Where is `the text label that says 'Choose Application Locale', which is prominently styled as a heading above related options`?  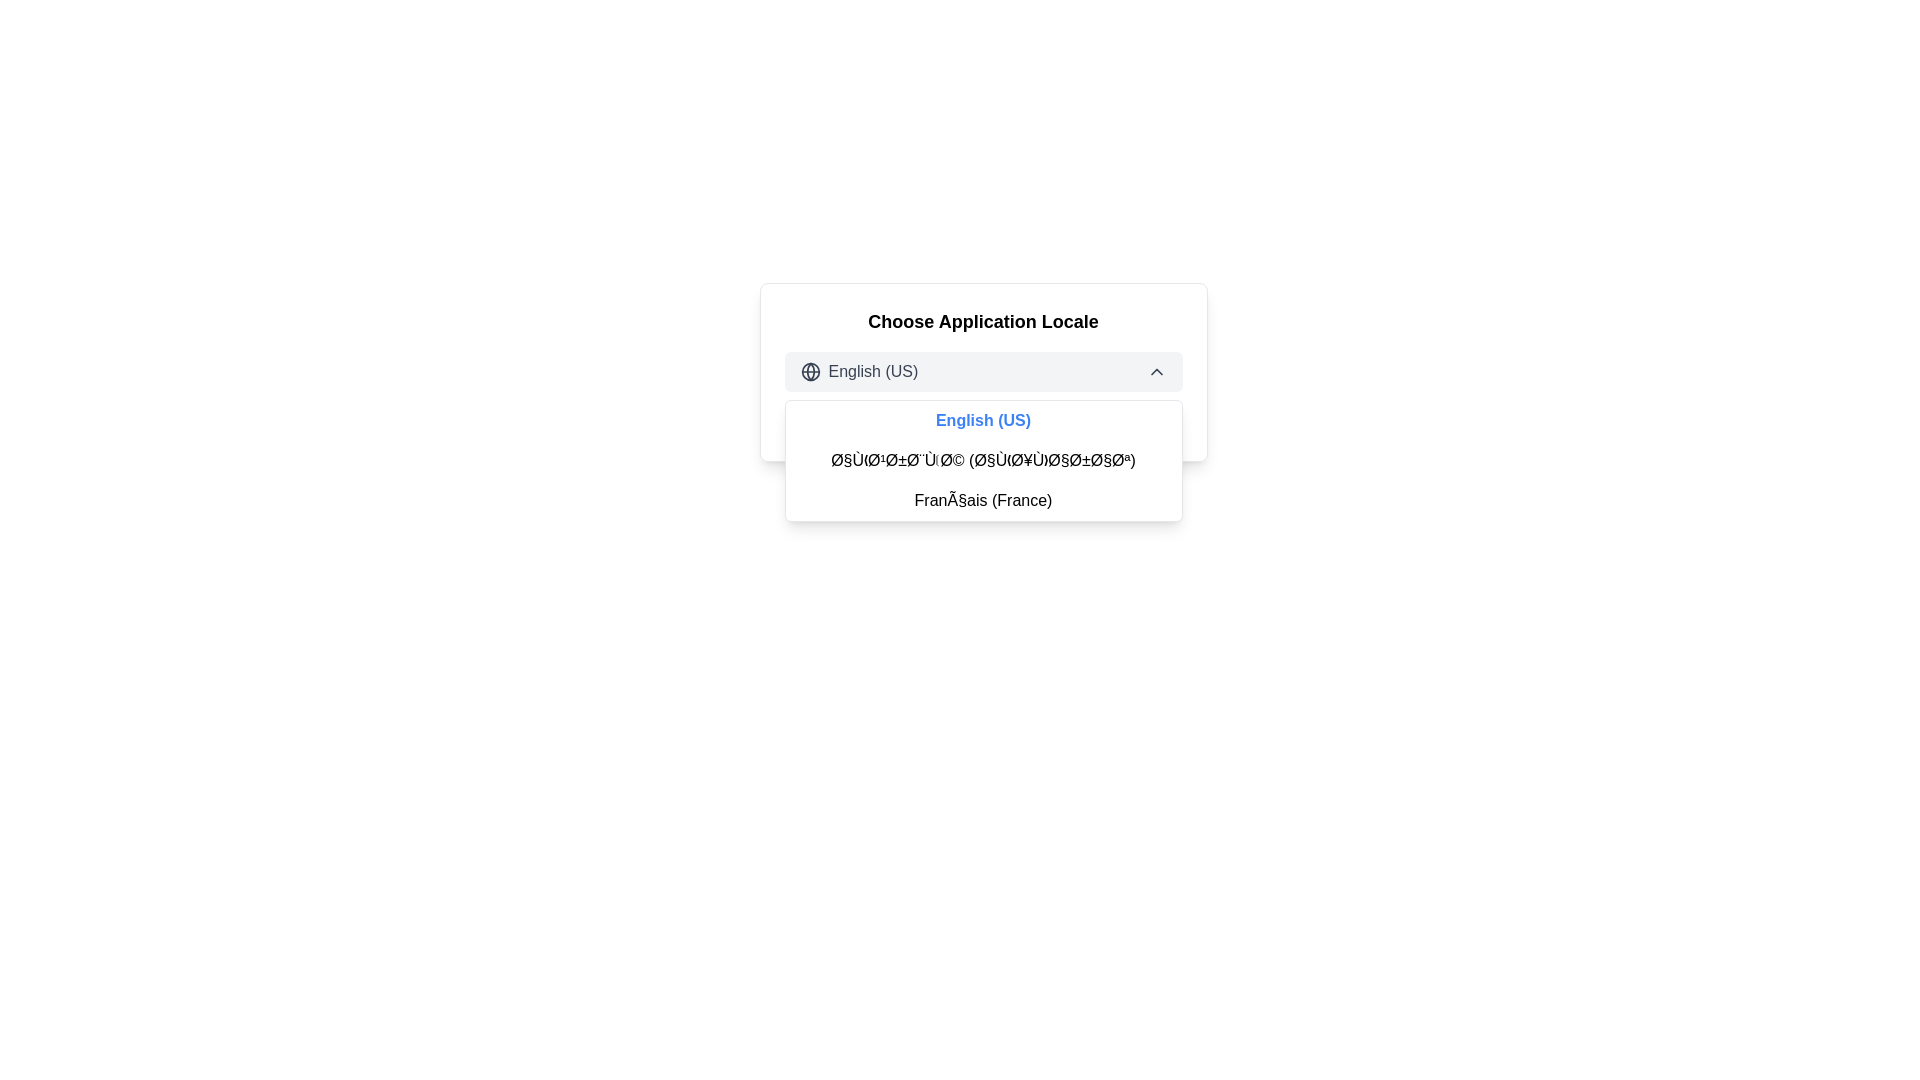 the text label that says 'Choose Application Locale', which is prominently styled as a heading above related options is located at coordinates (983, 320).